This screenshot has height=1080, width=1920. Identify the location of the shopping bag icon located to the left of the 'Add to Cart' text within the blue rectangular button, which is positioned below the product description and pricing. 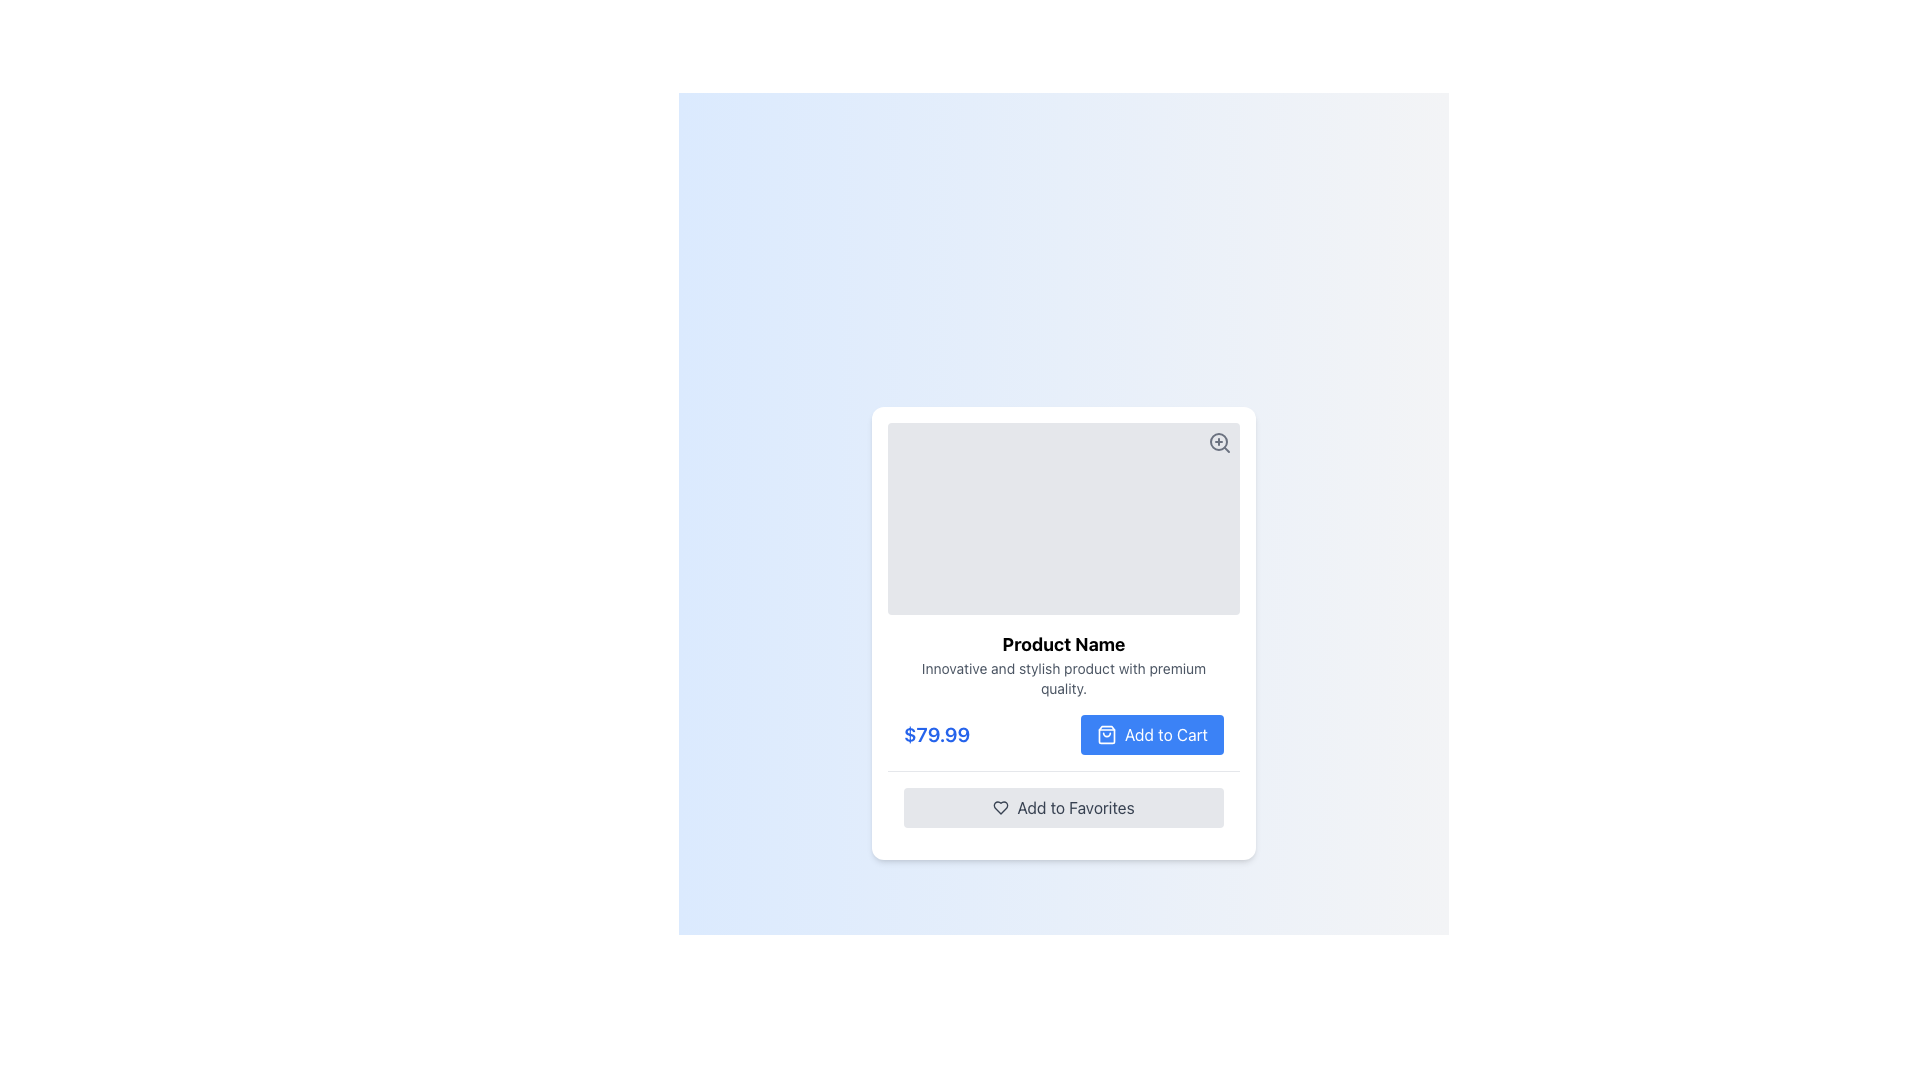
(1105, 734).